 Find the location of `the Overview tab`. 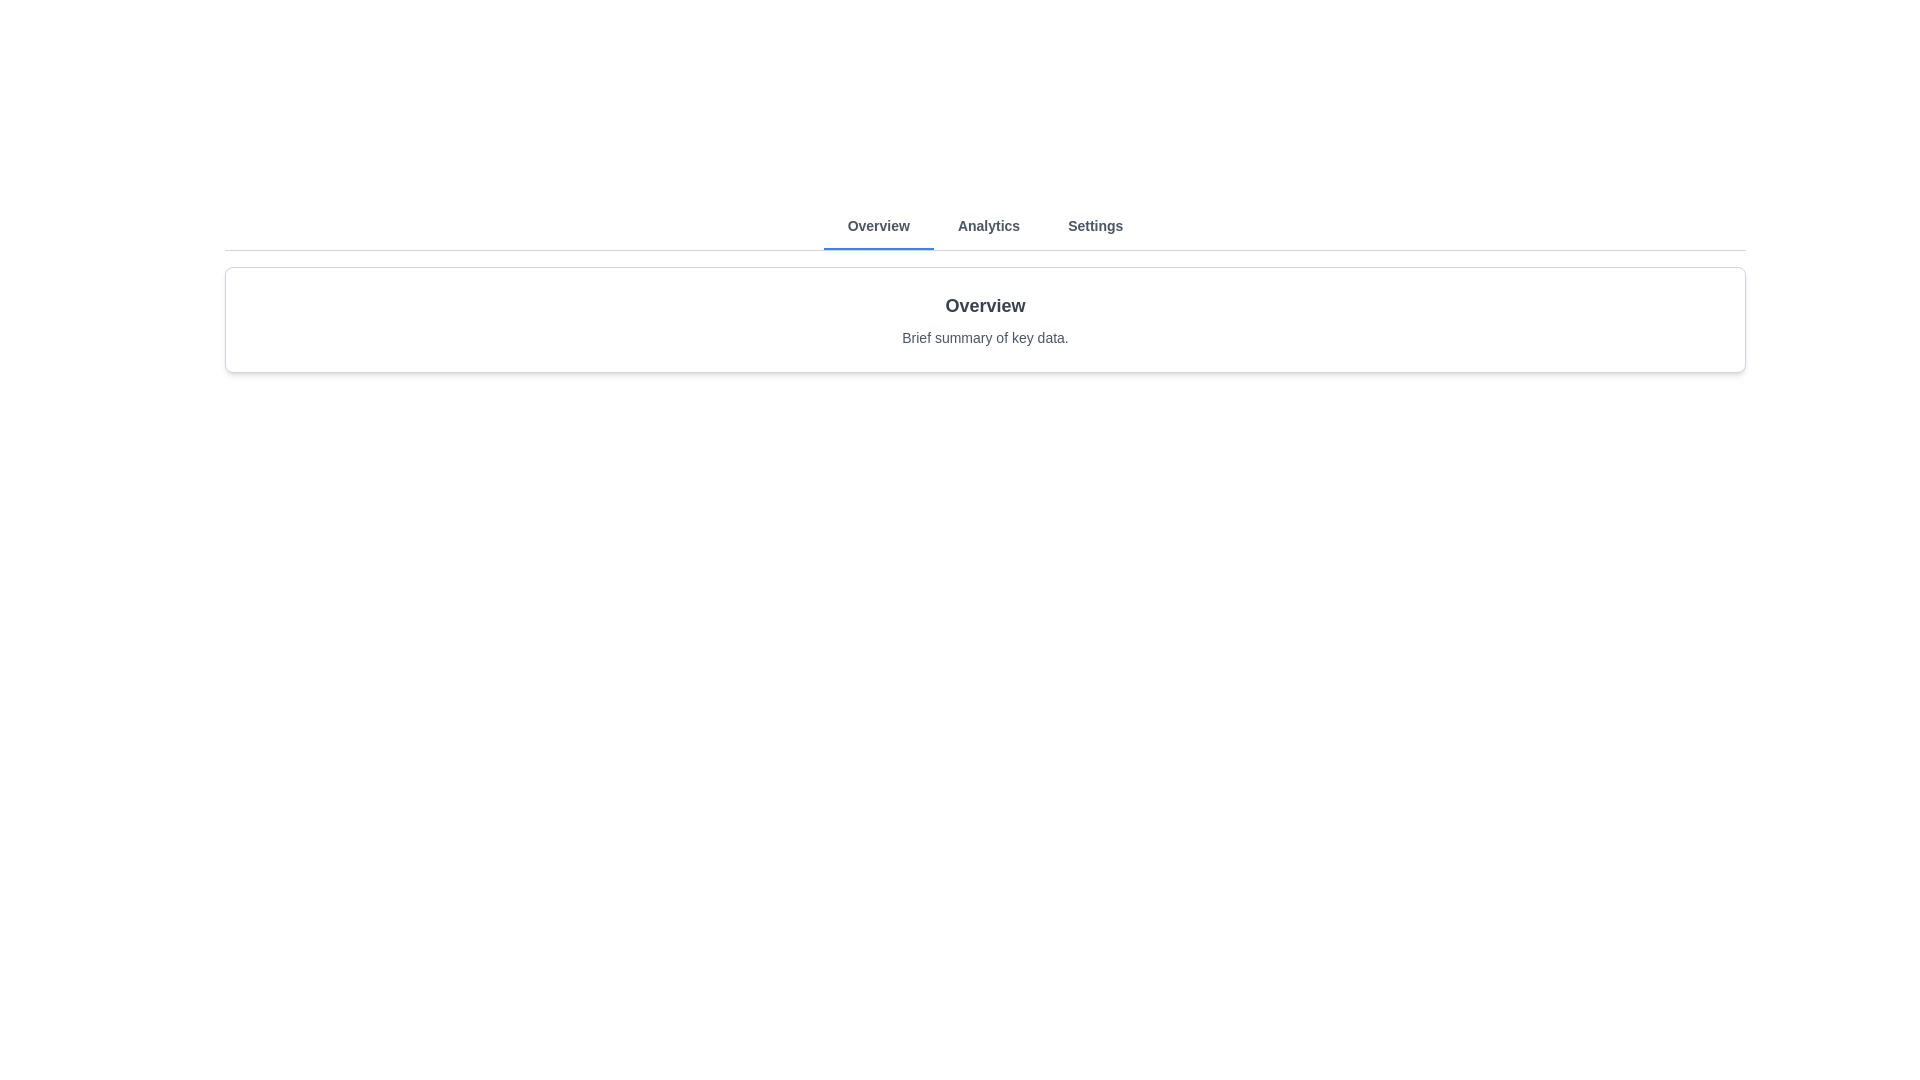

the Overview tab is located at coordinates (878, 226).